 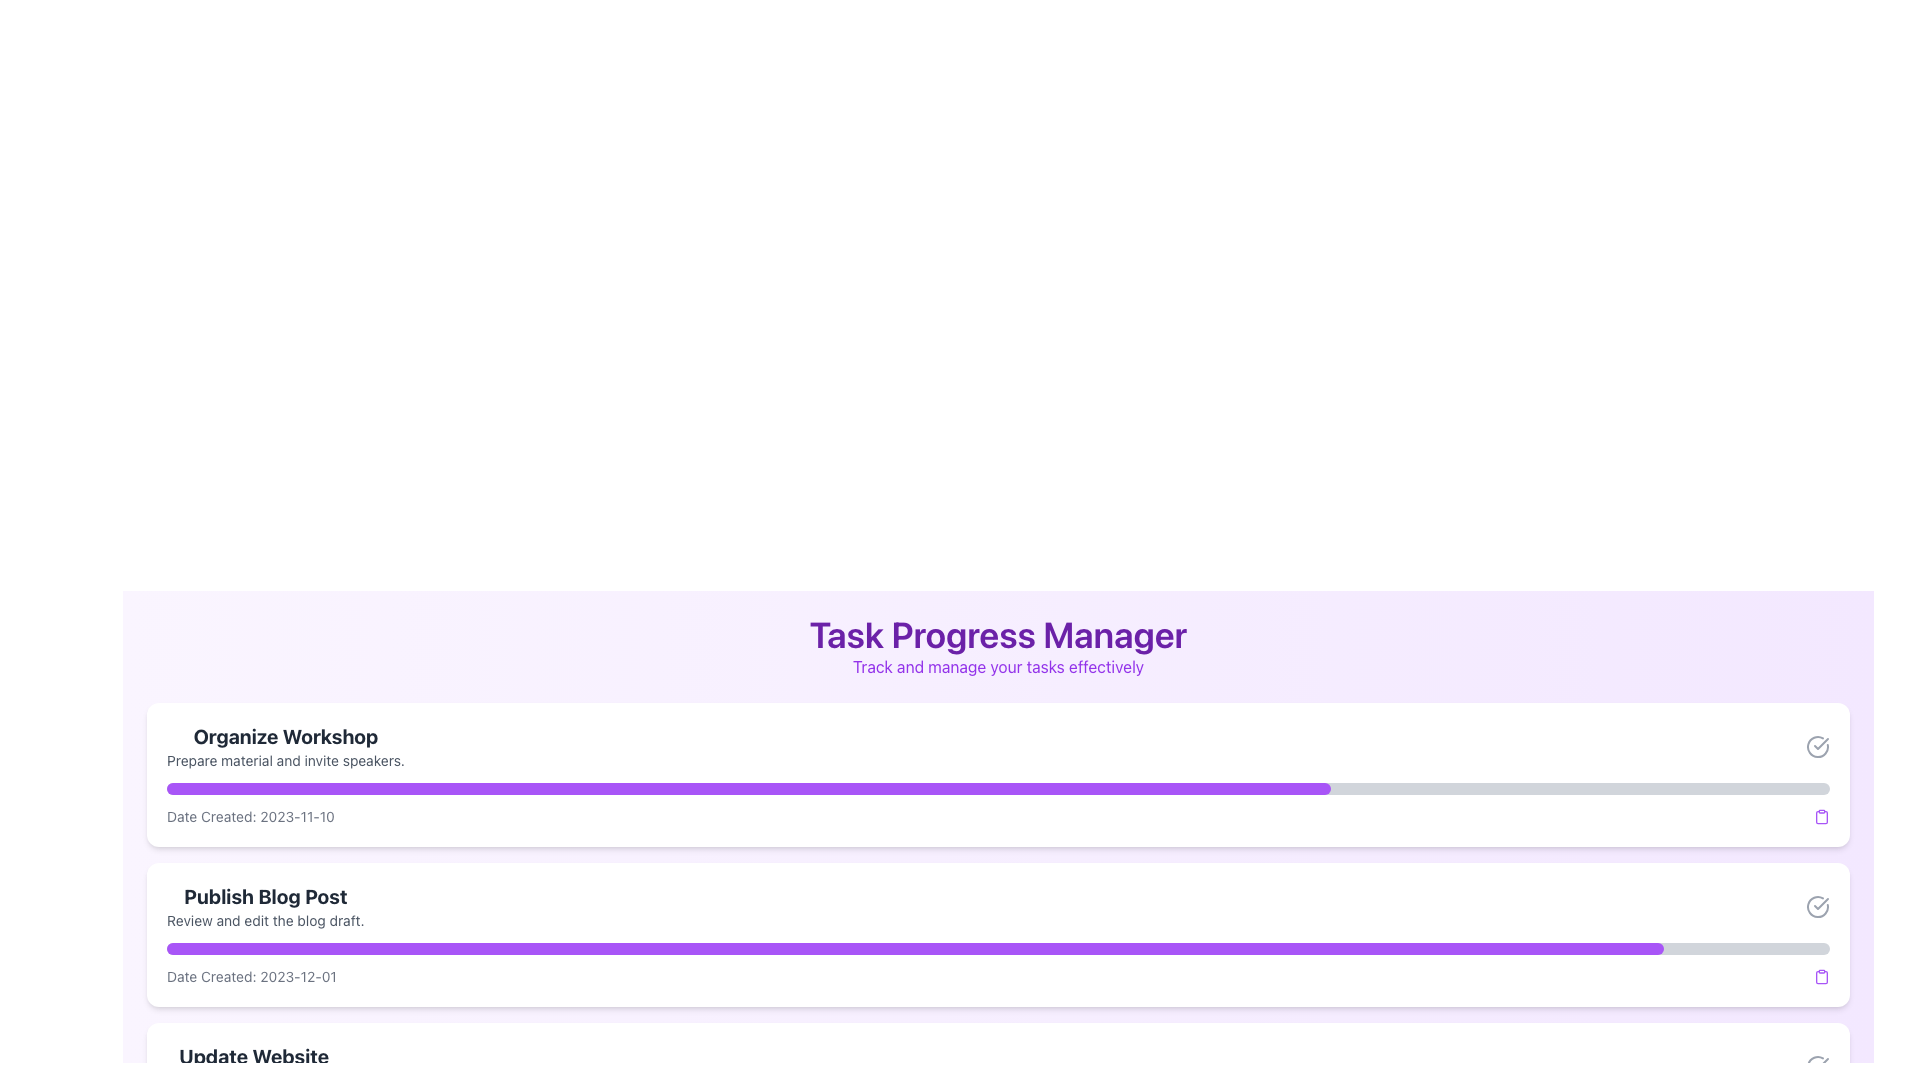 I want to click on the text element displaying 'Date Created: 2023-12-01', which is styled in a small gray font and positioned below the 'Publish Blog Post' task header, so click(x=250, y=975).